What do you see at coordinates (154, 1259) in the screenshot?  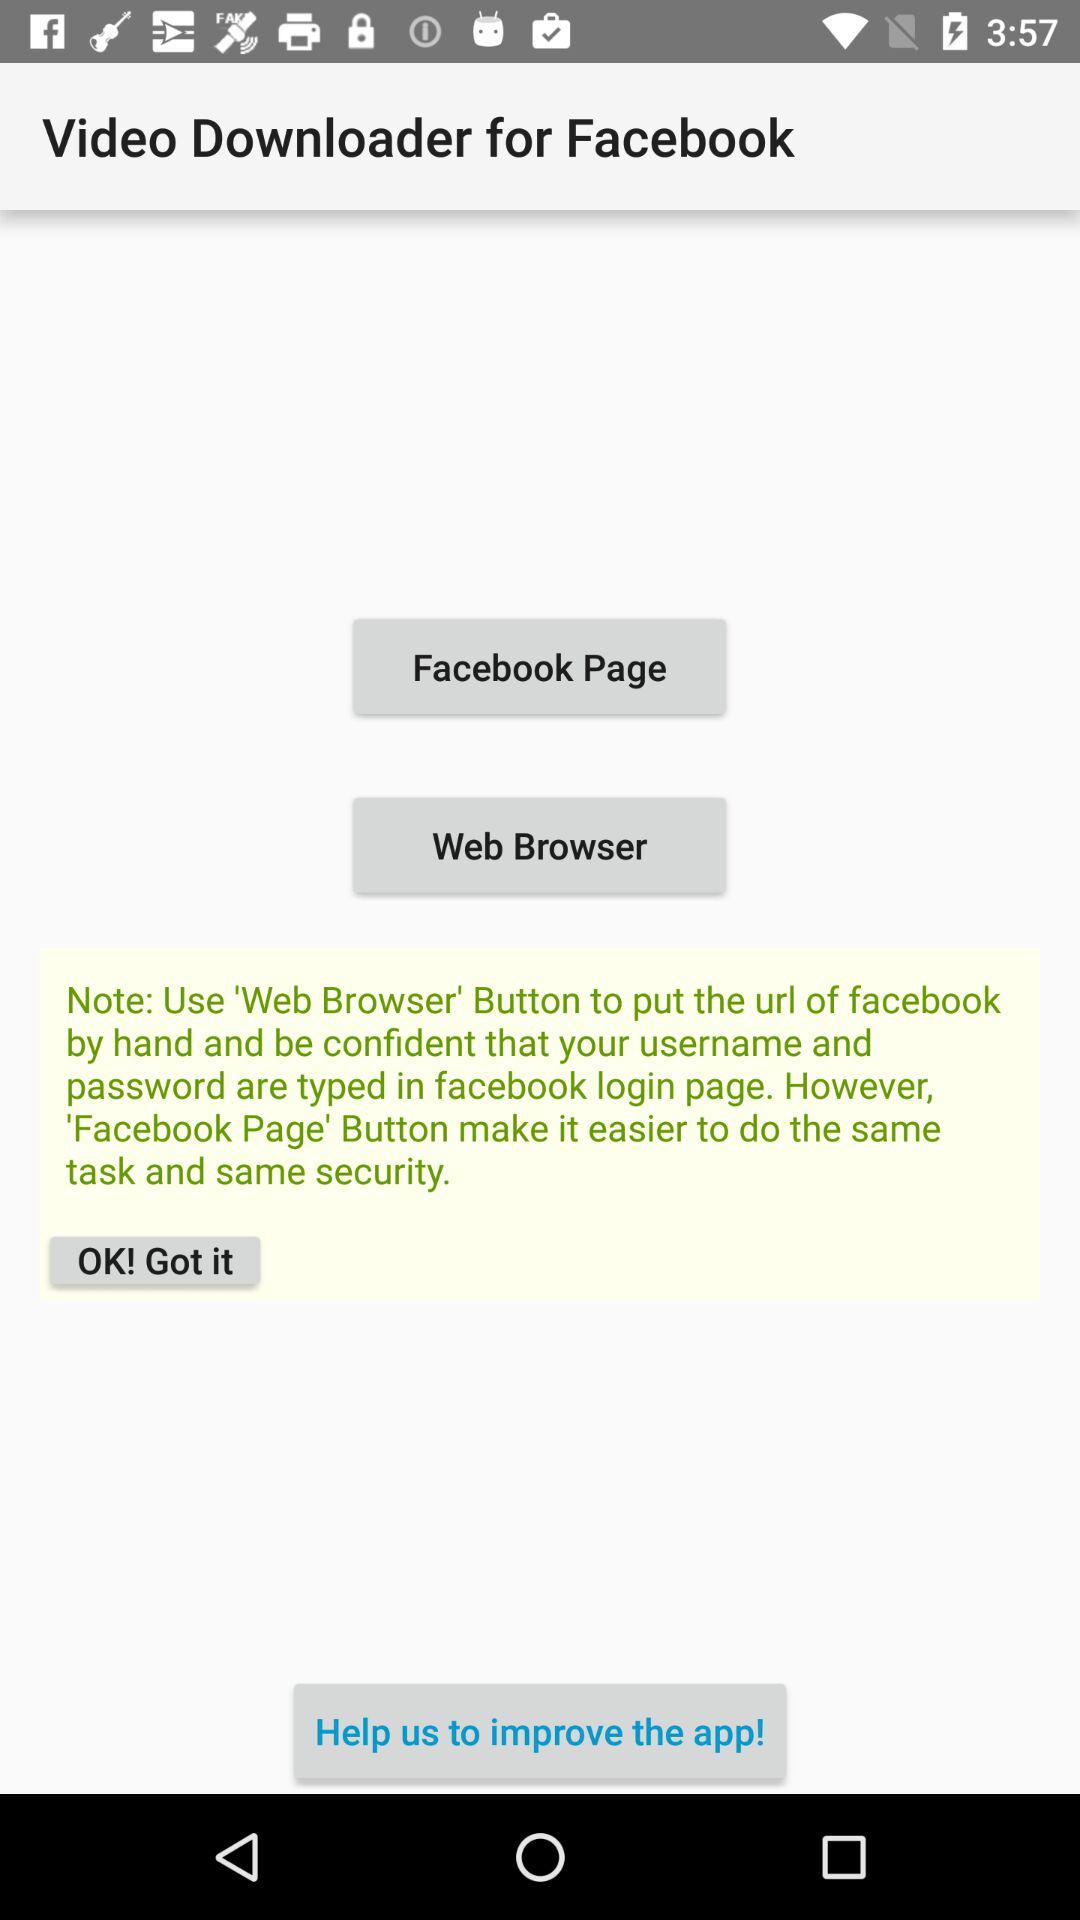 I see `the ok! got it` at bounding box center [154, 1259].